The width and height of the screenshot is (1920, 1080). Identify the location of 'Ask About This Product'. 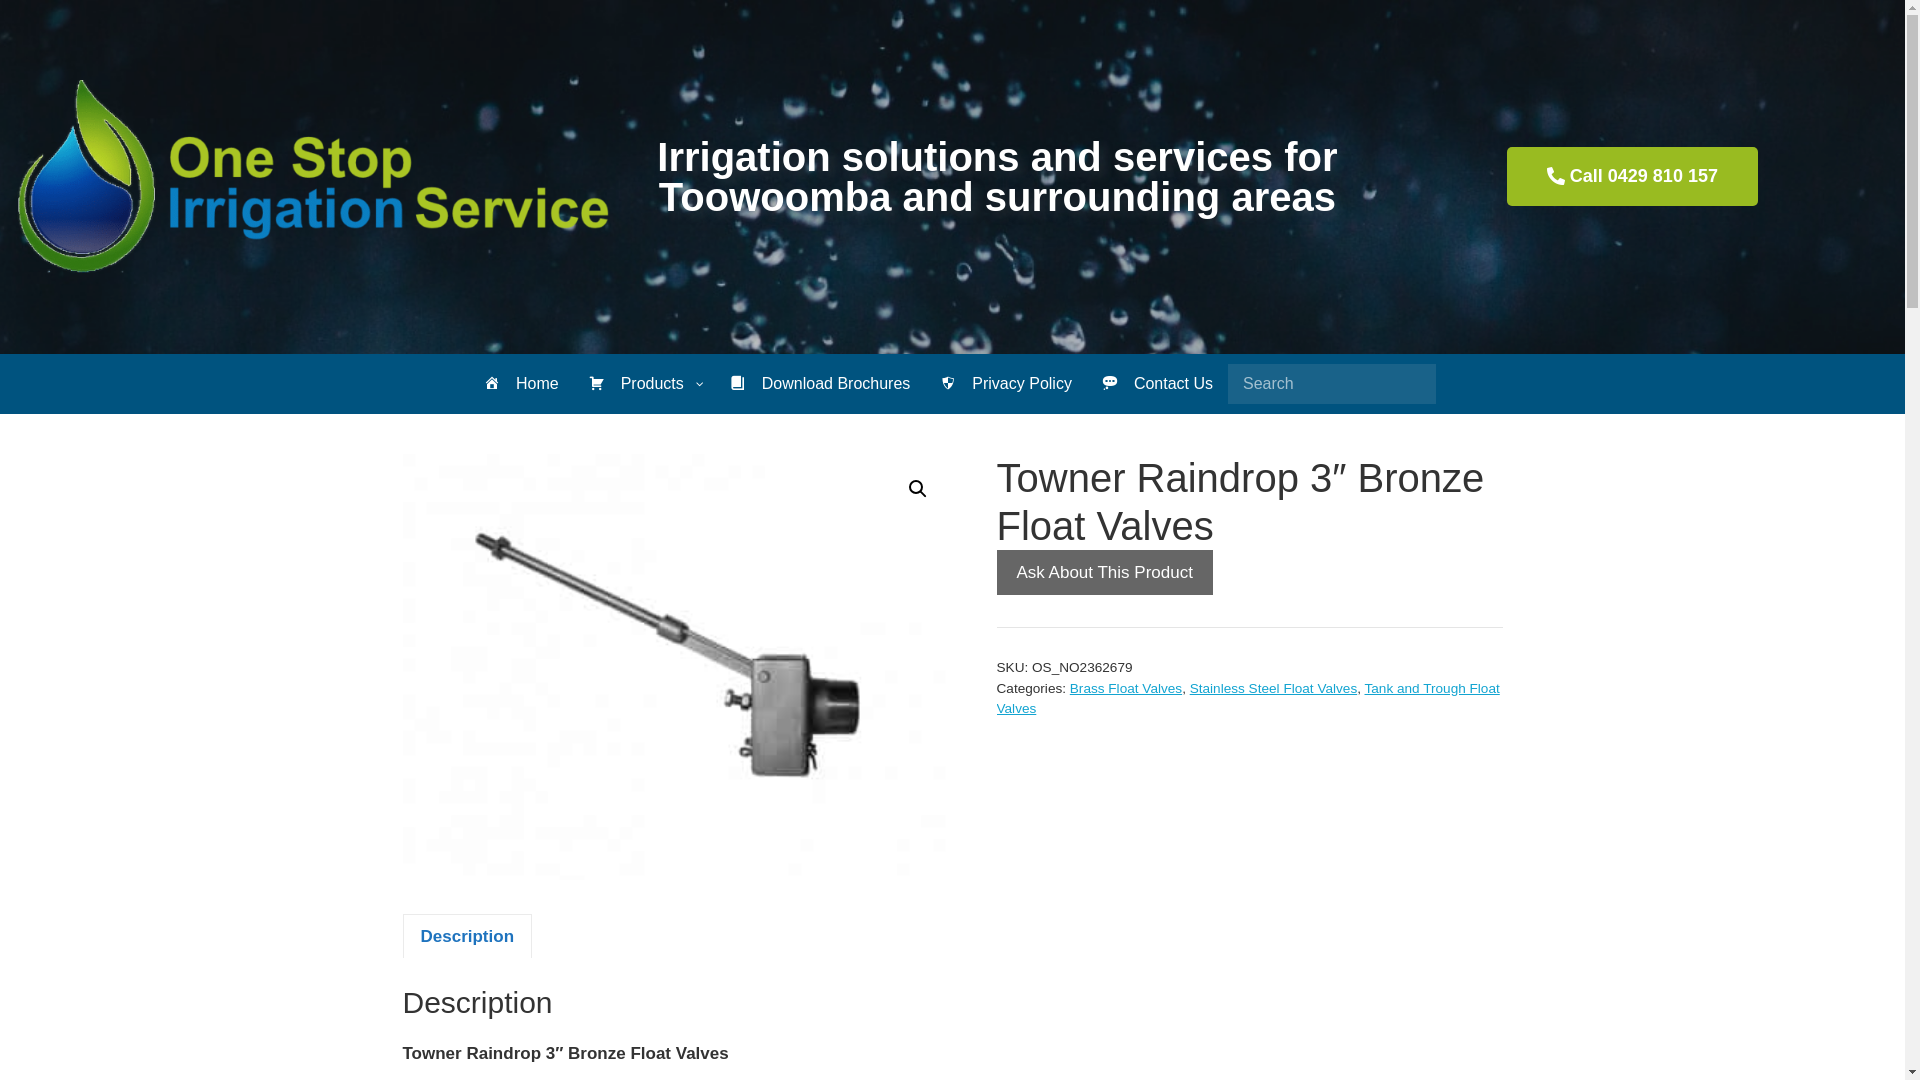
(996, 573).